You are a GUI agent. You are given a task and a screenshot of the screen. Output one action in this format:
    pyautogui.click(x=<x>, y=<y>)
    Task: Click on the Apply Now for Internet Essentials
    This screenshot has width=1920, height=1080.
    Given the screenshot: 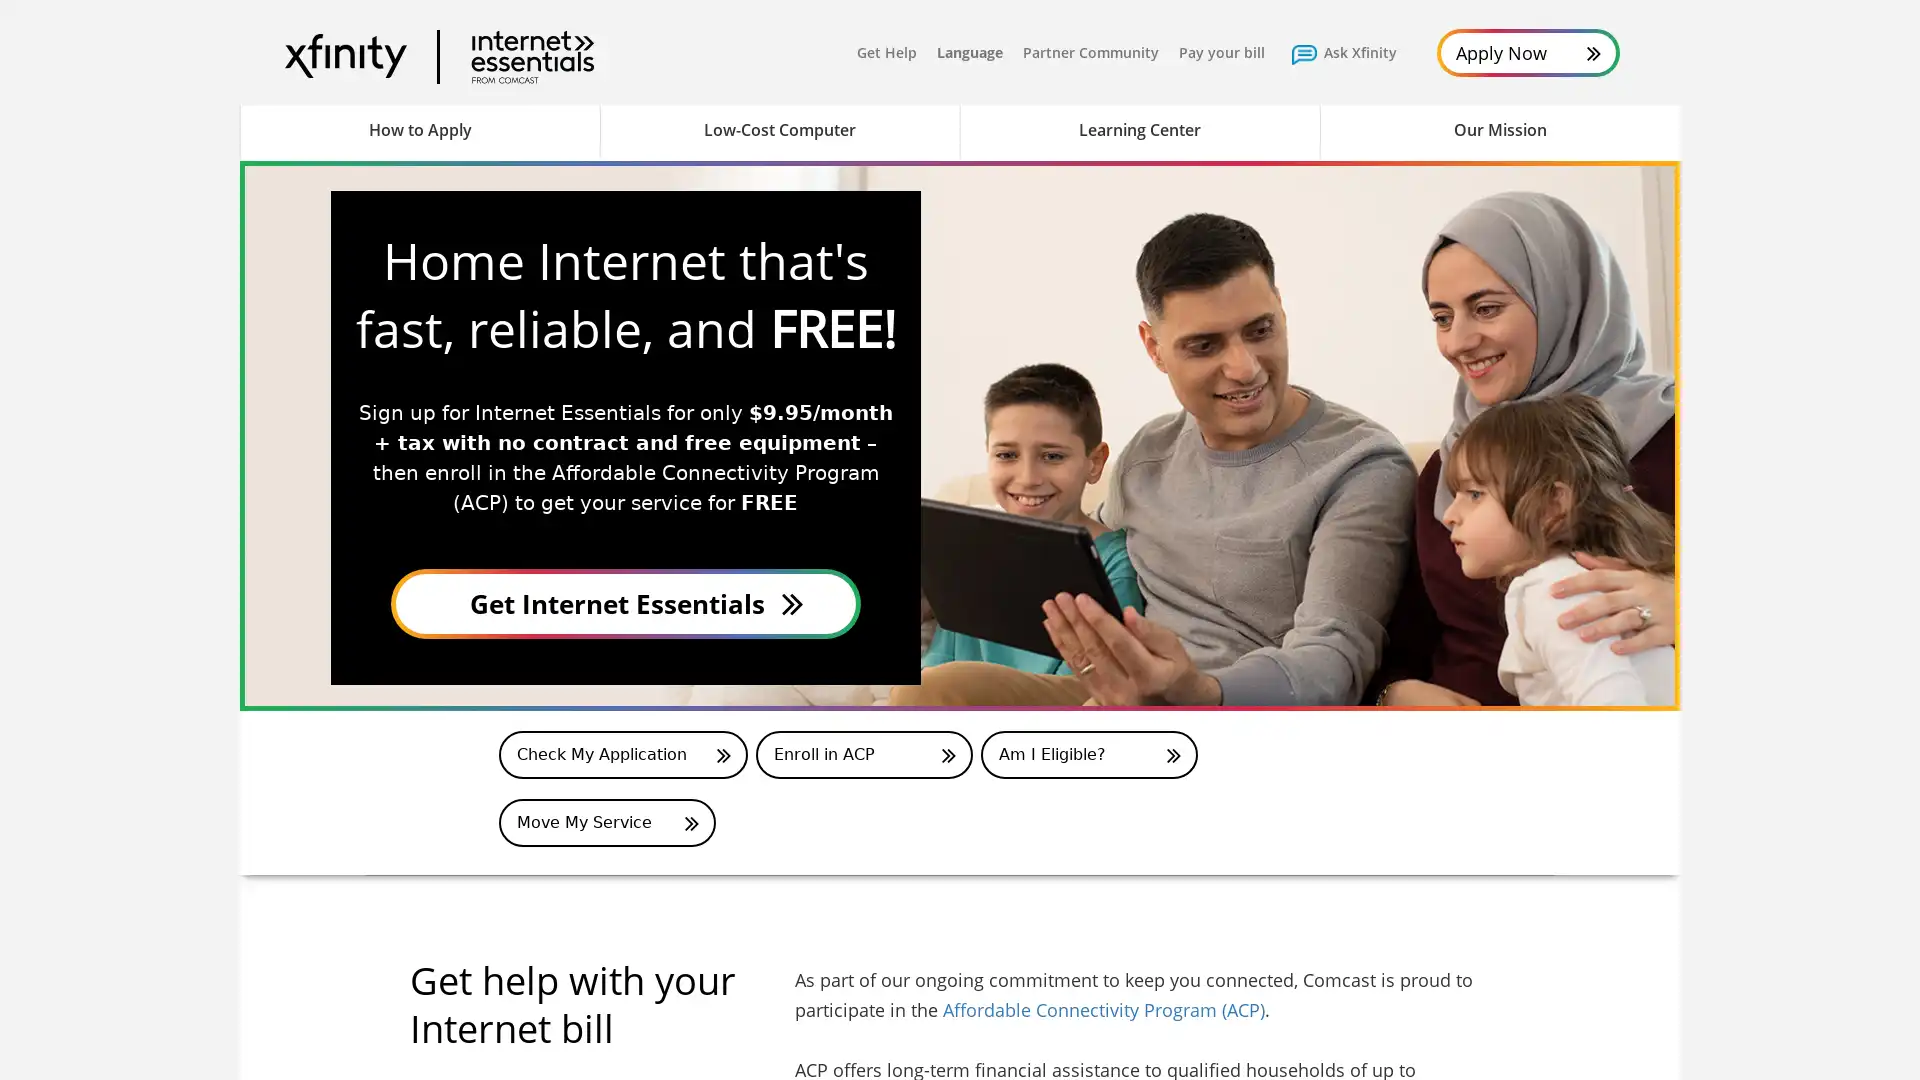 What is the action you would take?
    pyautogui.click(x=623, y=603)
    